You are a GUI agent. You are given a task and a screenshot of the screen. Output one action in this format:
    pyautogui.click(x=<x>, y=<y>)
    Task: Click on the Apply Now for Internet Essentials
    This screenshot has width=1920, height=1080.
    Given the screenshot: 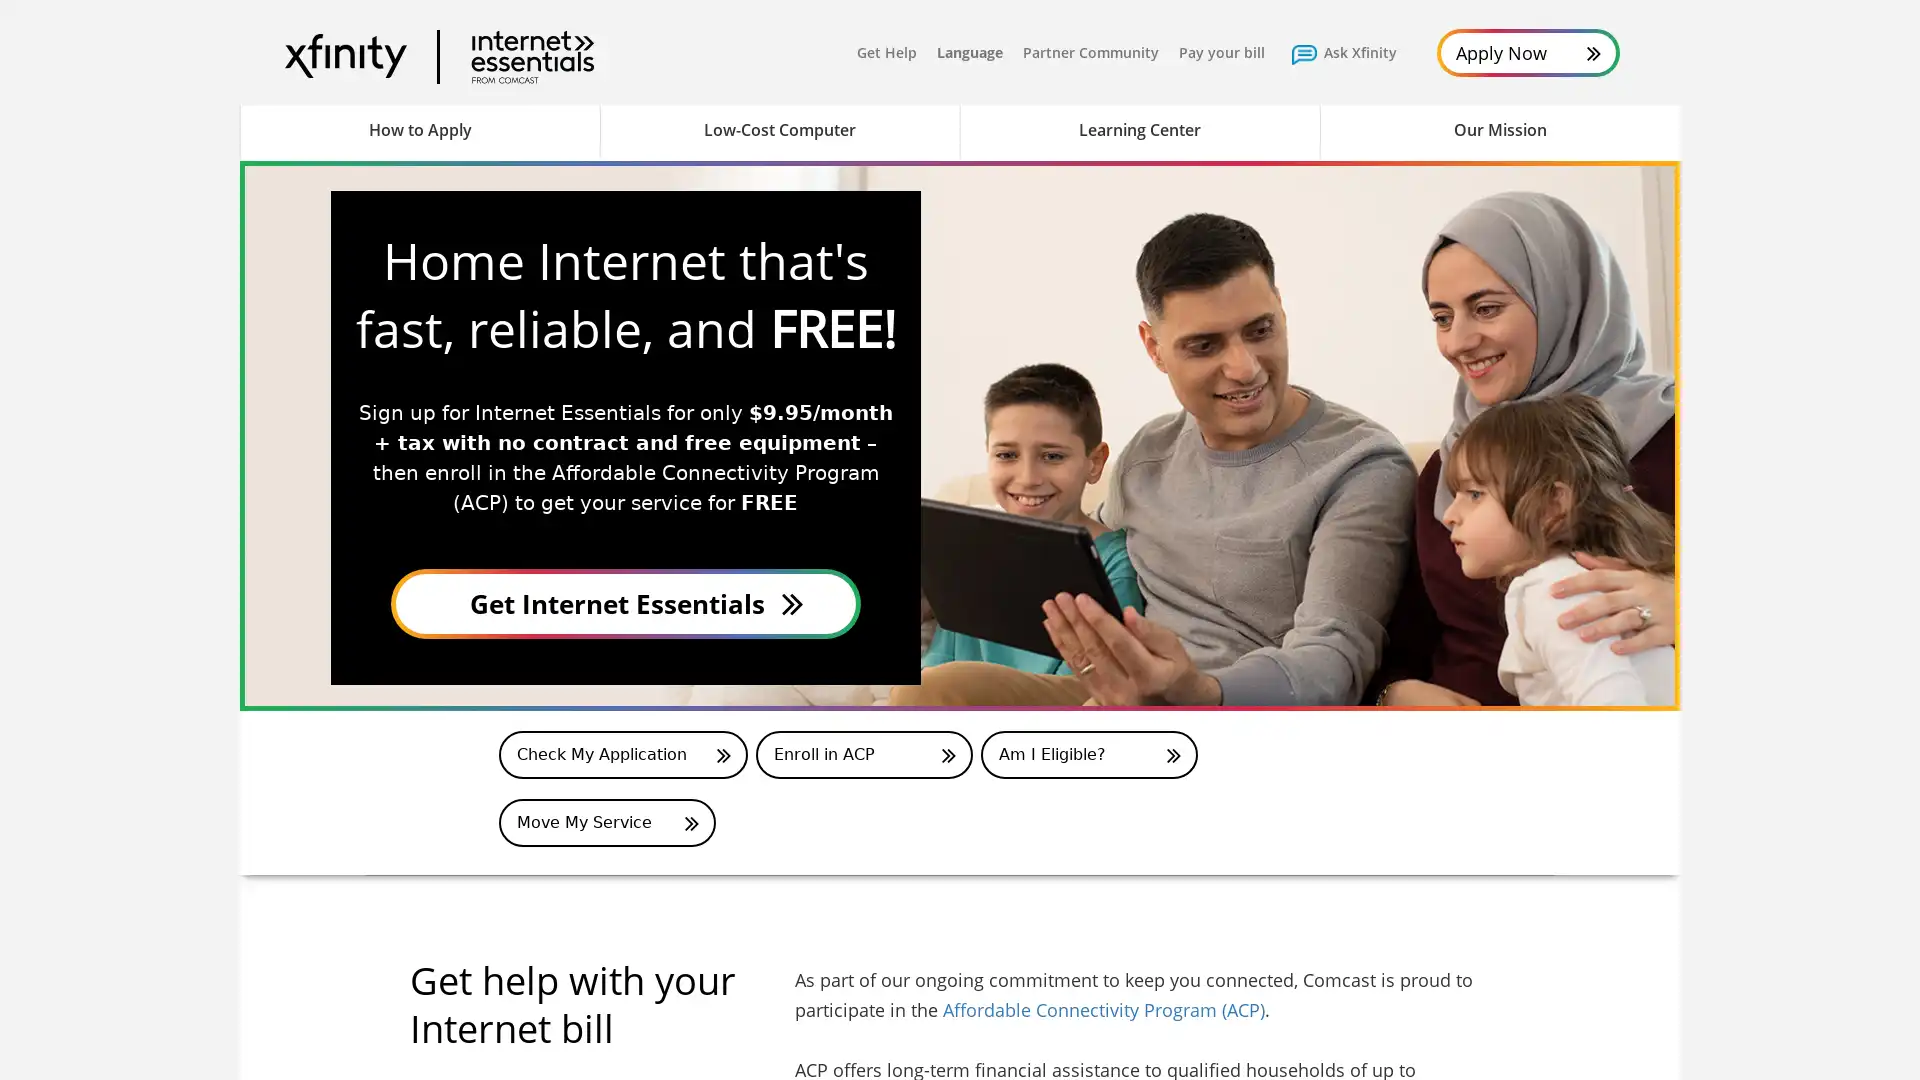 What is the action you would take?
    pyautogui.click(x=623, y=603)
    